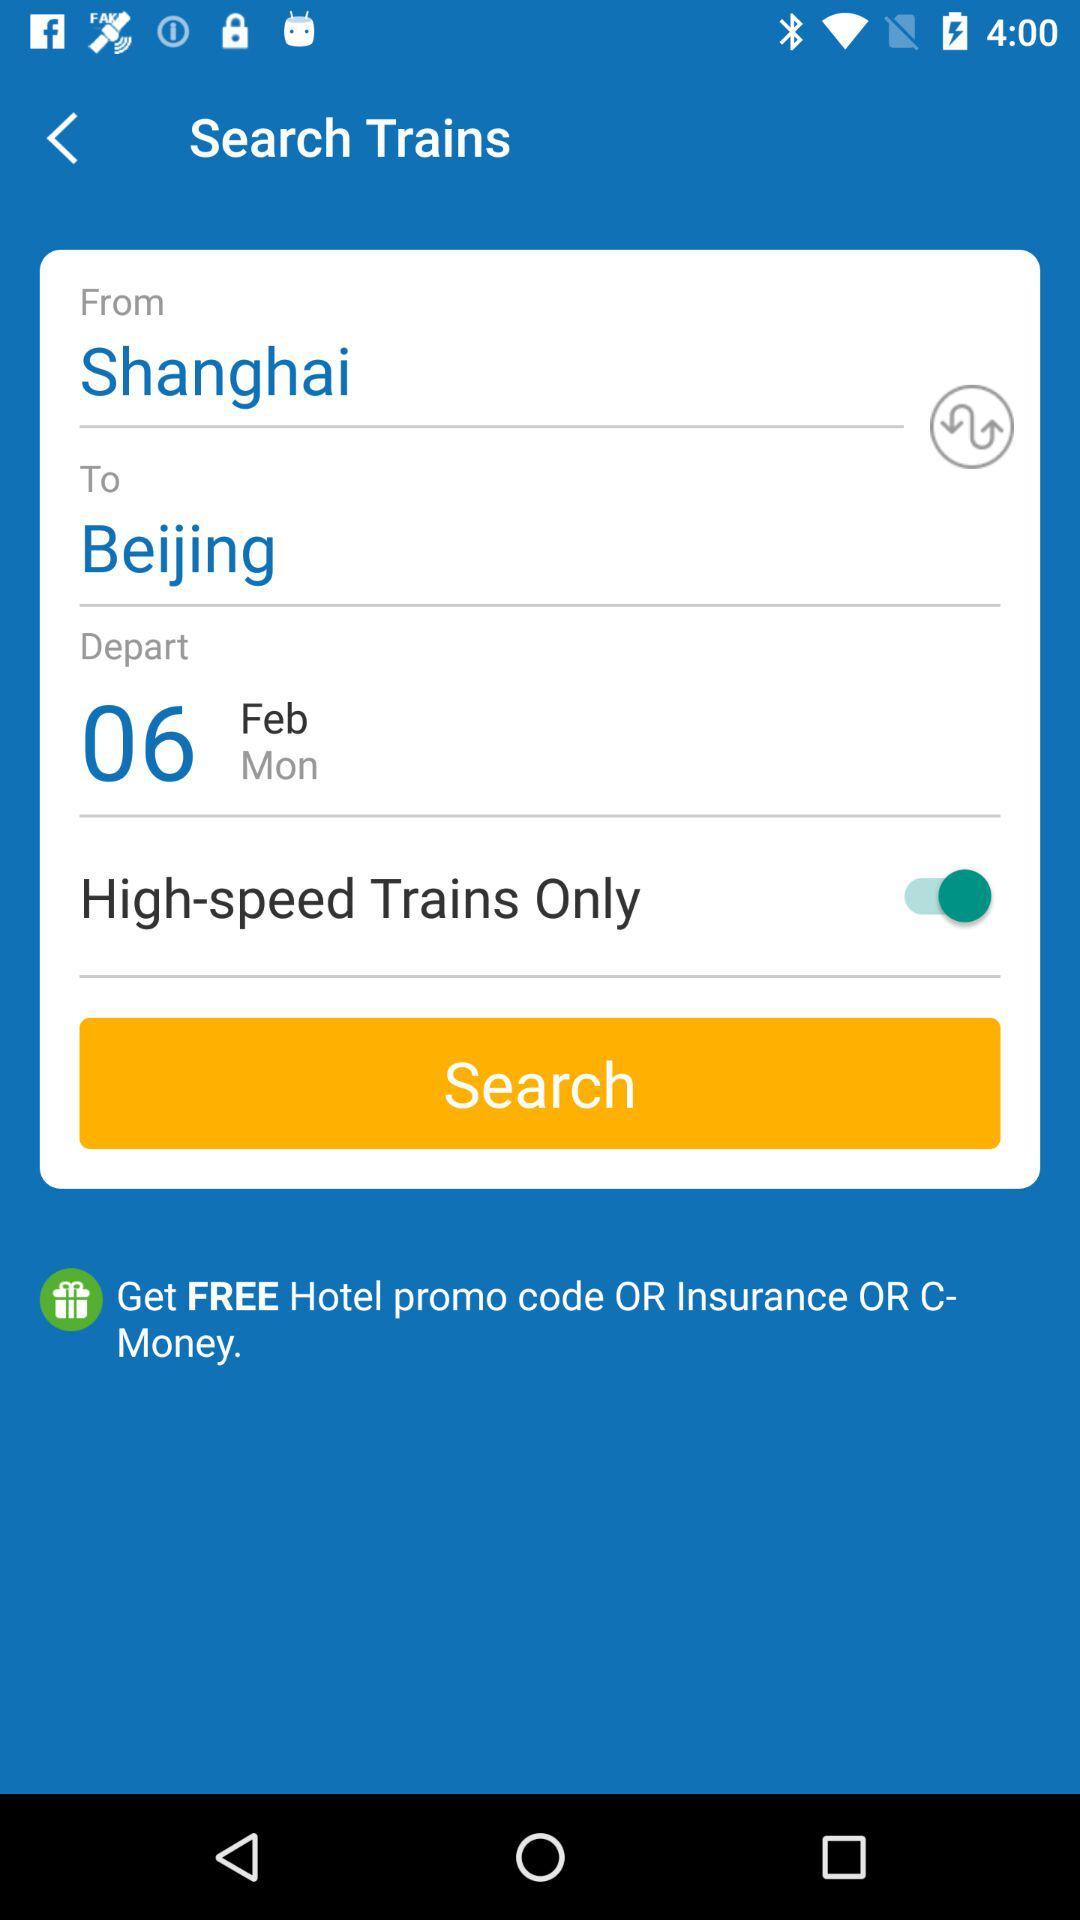 Image resolution: width=1080 pixels, height=1920 pixels. Describe the element at coordinates (971, 425) in the screenshot. I see `switch from/to` at that location.